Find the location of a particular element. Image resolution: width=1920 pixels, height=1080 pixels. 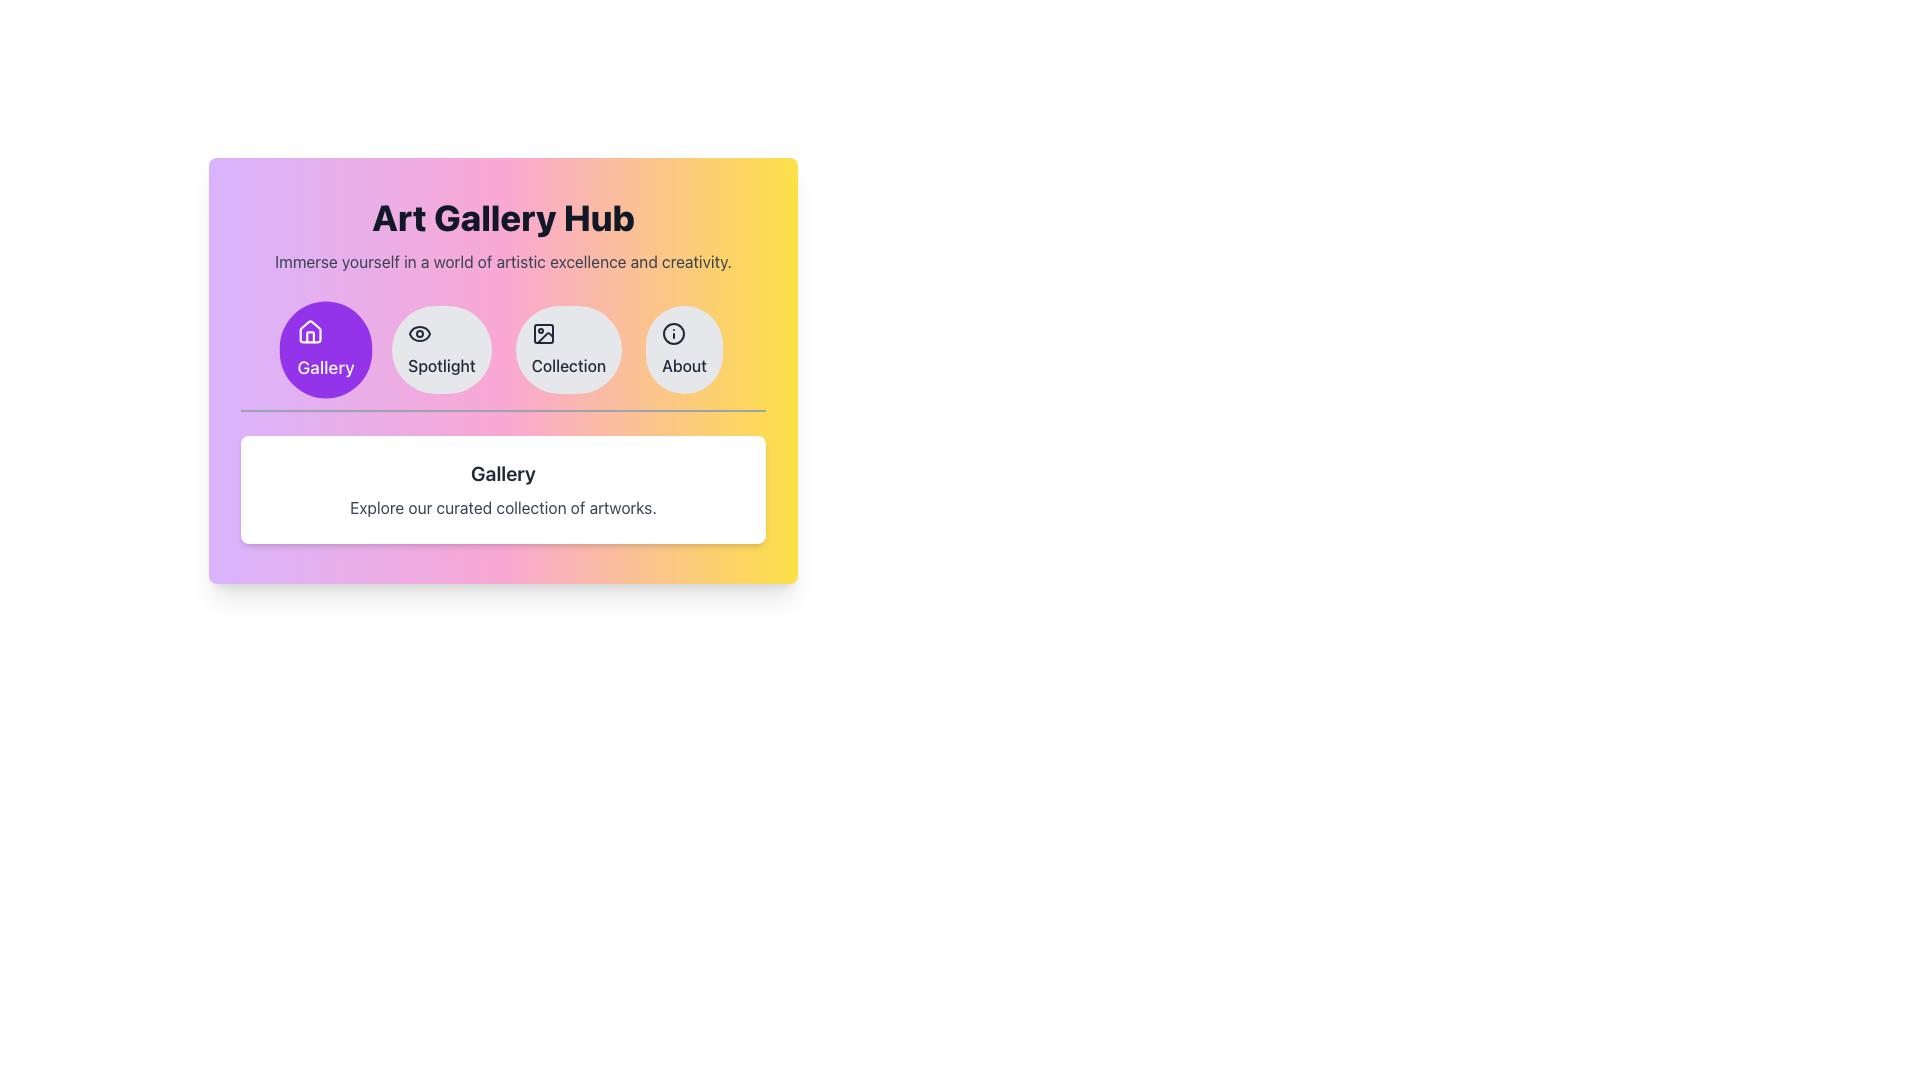

the 'Gallery' icon, which is the first circular graphic below the header is located at coordinates (309, 330).